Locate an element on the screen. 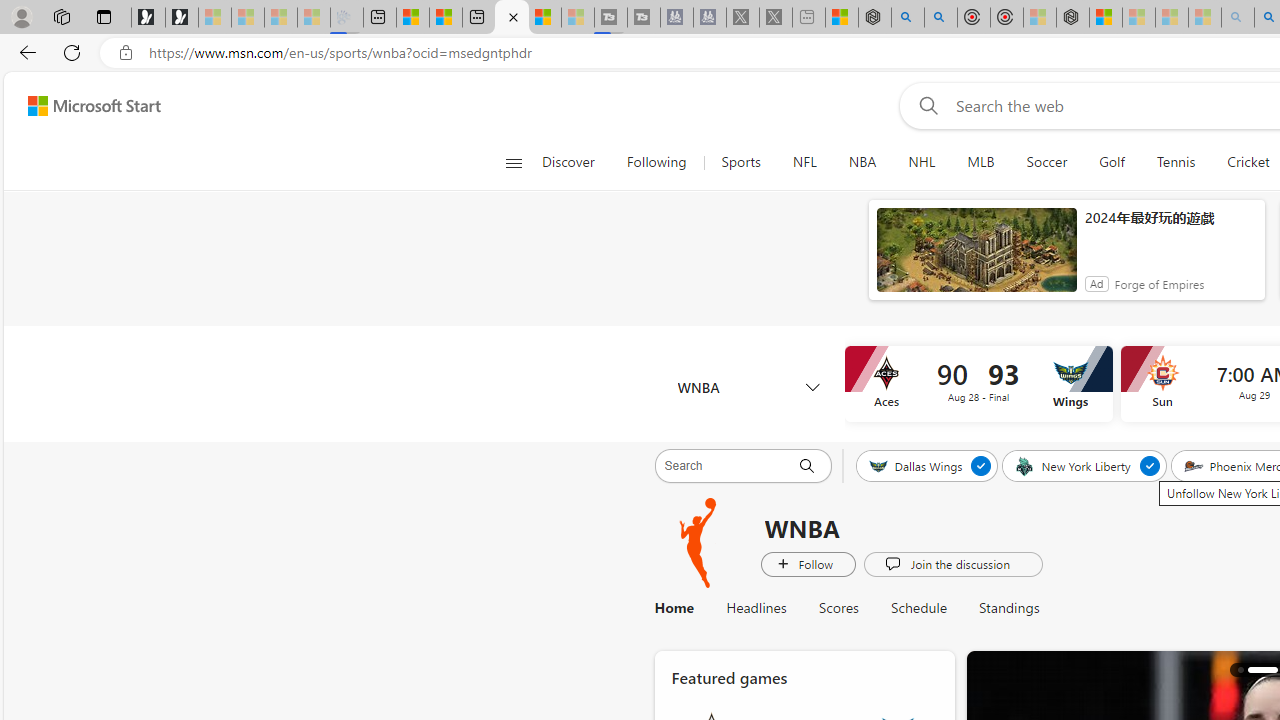  'poe - Search' is located at coordinates (907, 17).